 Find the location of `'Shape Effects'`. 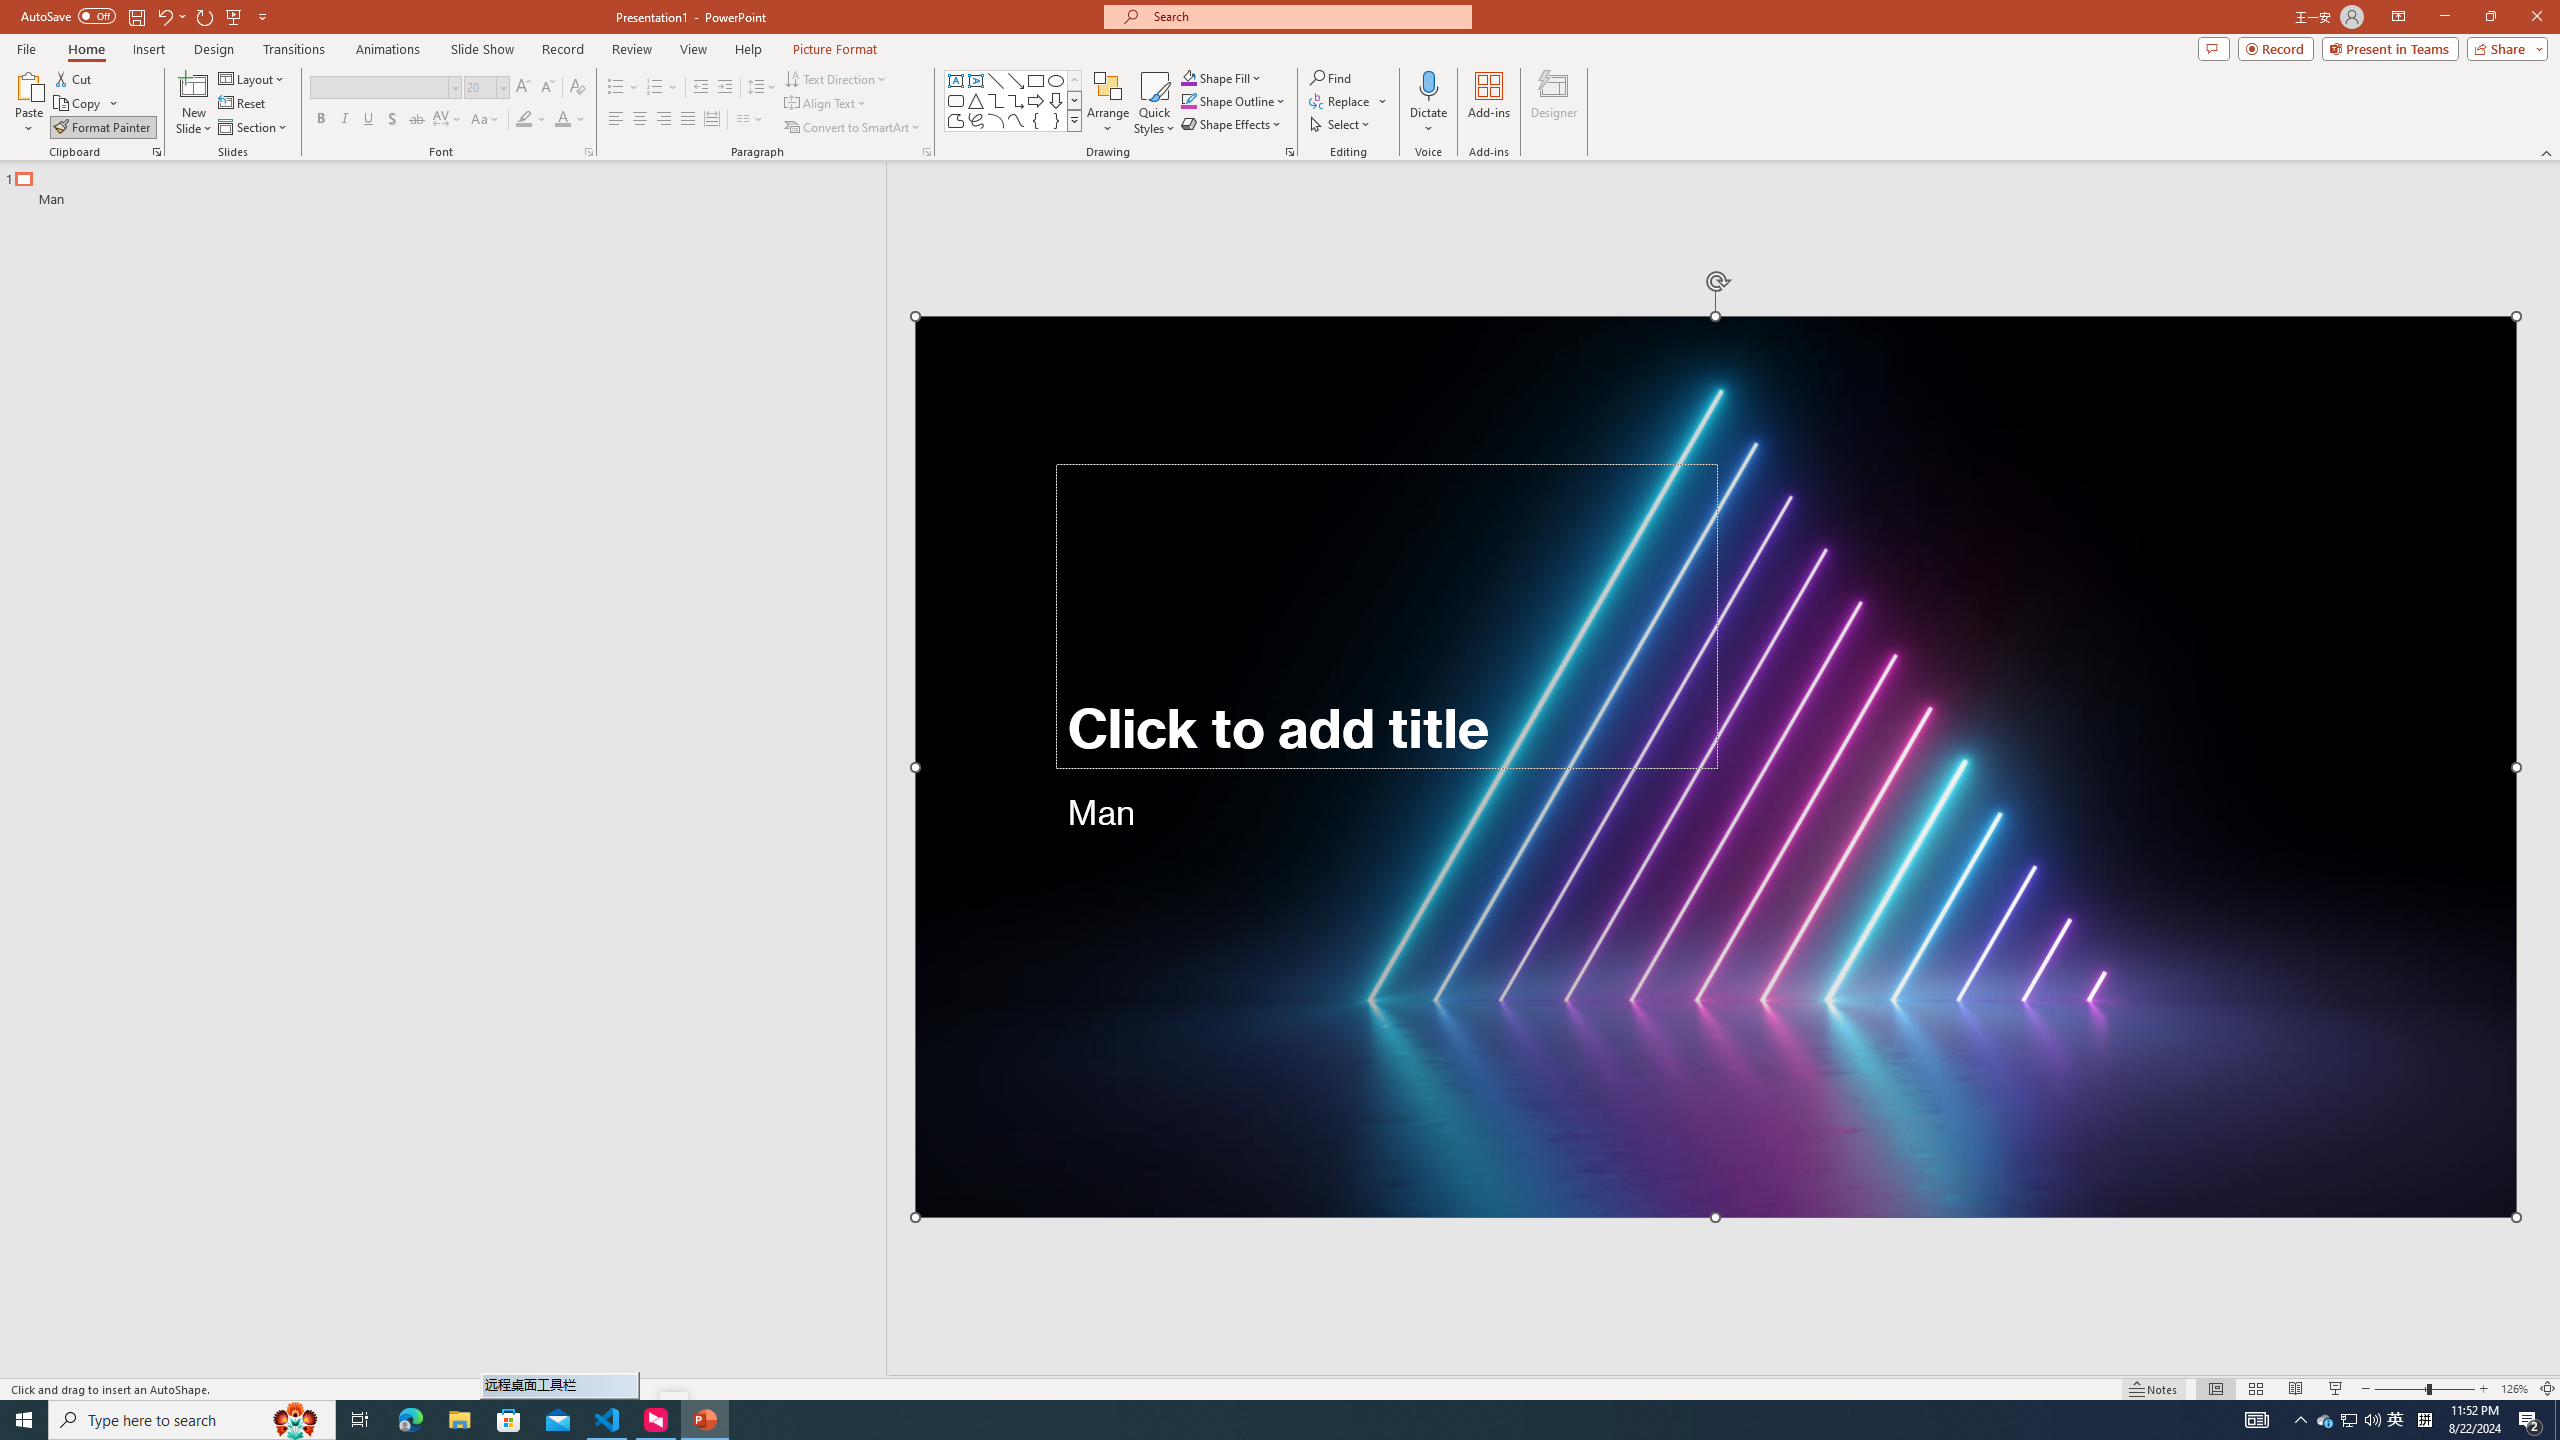

'Shape Effects' is located at coordinates (1231, 122).